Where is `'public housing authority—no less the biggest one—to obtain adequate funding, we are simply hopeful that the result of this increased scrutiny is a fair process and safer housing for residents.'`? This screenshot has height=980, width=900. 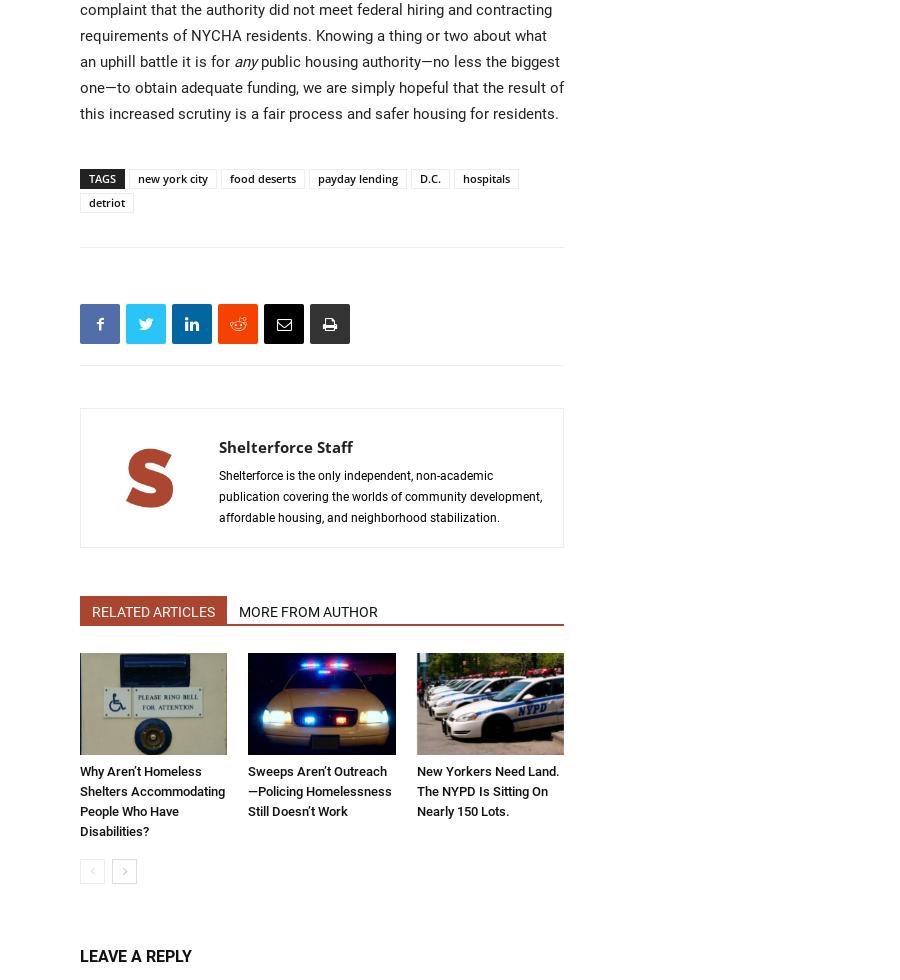 'public housing authority—no less the biggest one—to obtain adequate funding, we are simply hopeful that the result of this increased scrutiny is a fair process and safer housing for residents.' is located at coordinates (321, 88).